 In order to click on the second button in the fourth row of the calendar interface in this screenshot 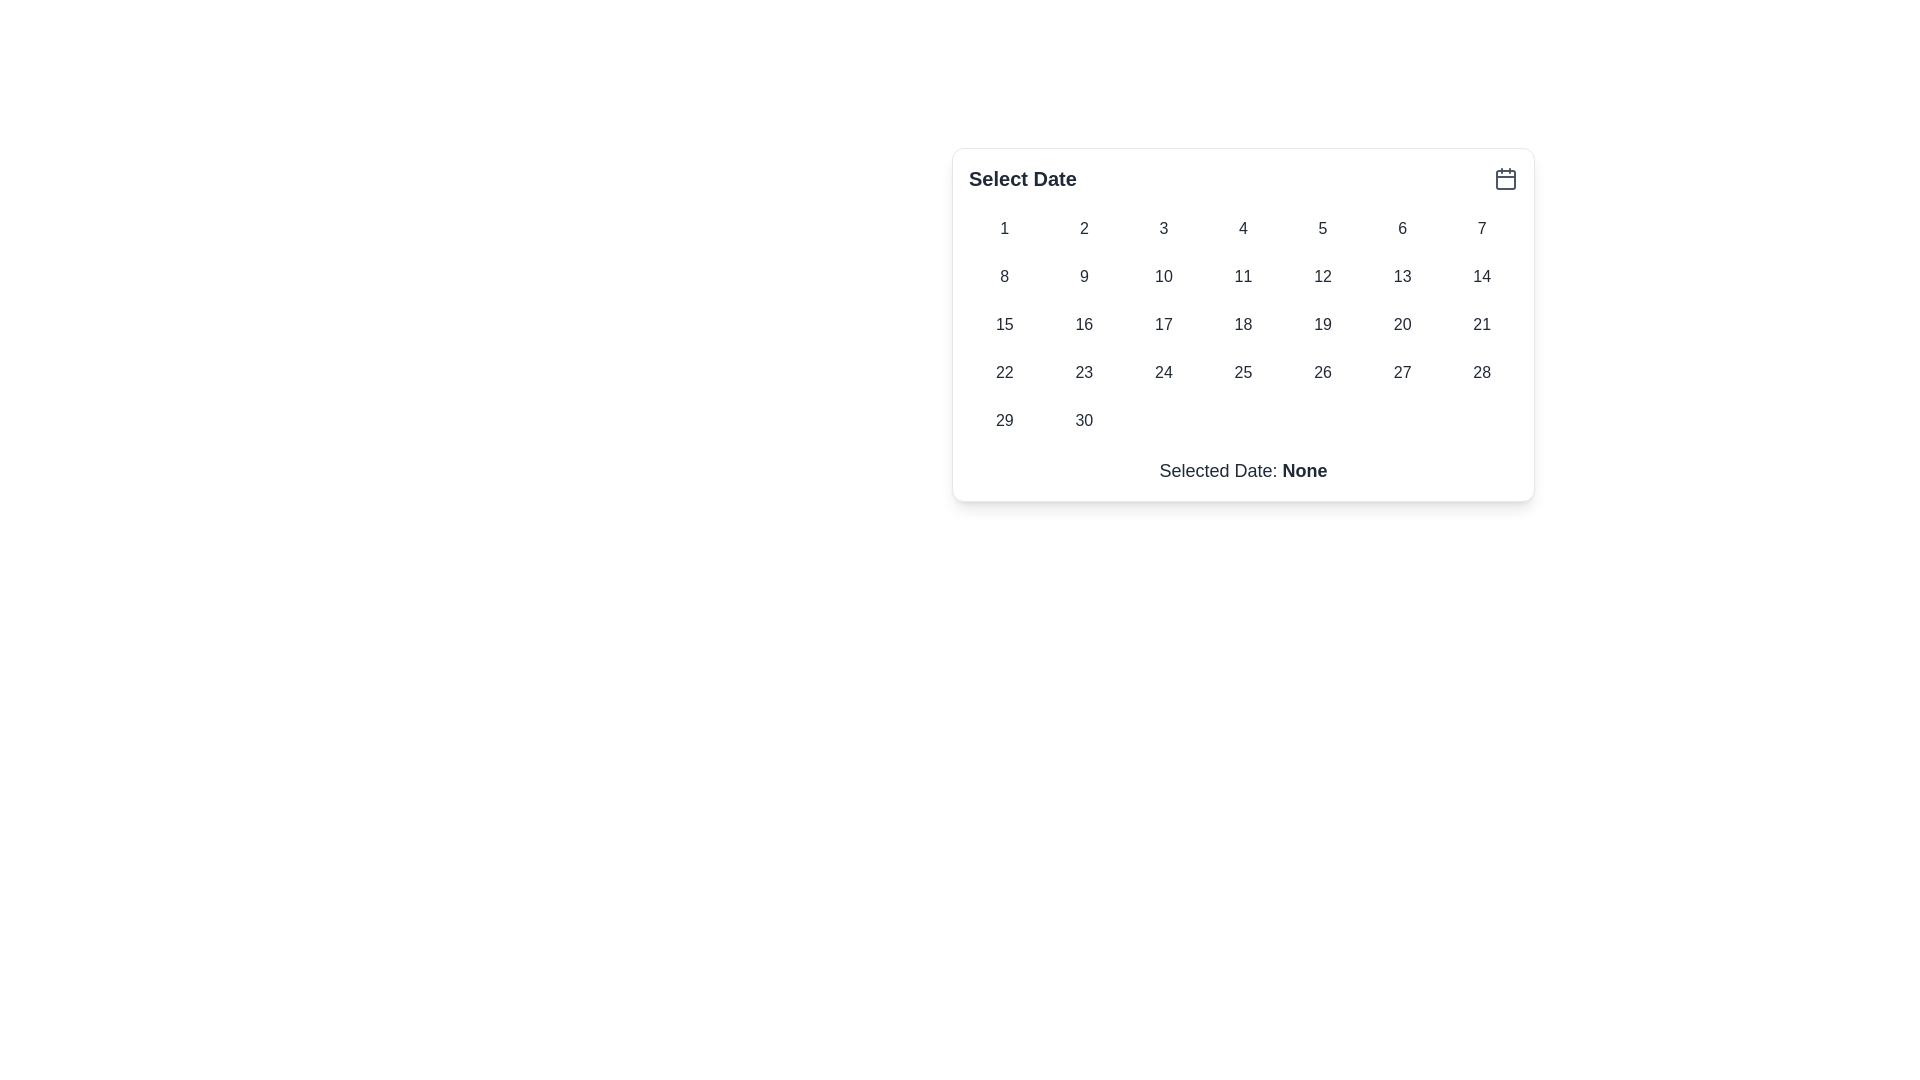, I will do `click(1083, 373)`.